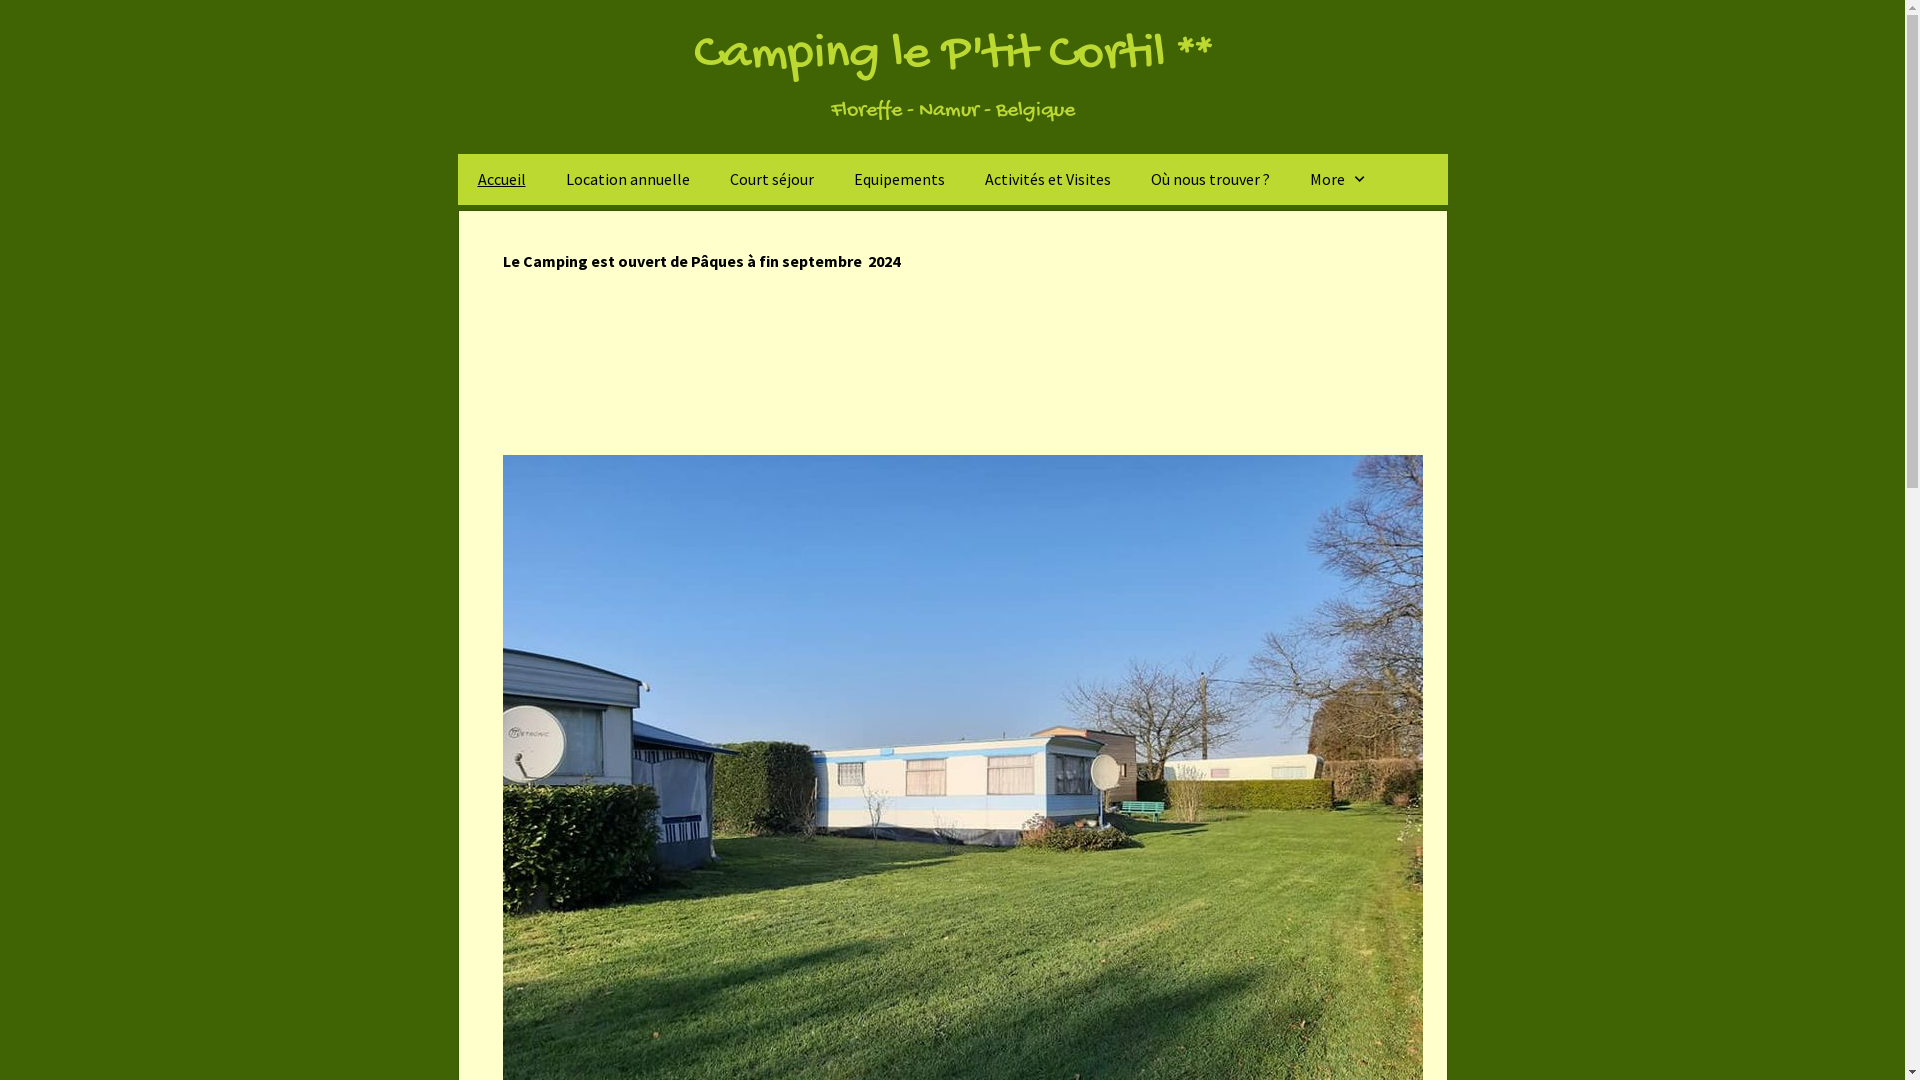 The width and height of the screenshot is (1920, 1080). I want to click on 'Camping le P'tit Cortil **', so click(952, 54).